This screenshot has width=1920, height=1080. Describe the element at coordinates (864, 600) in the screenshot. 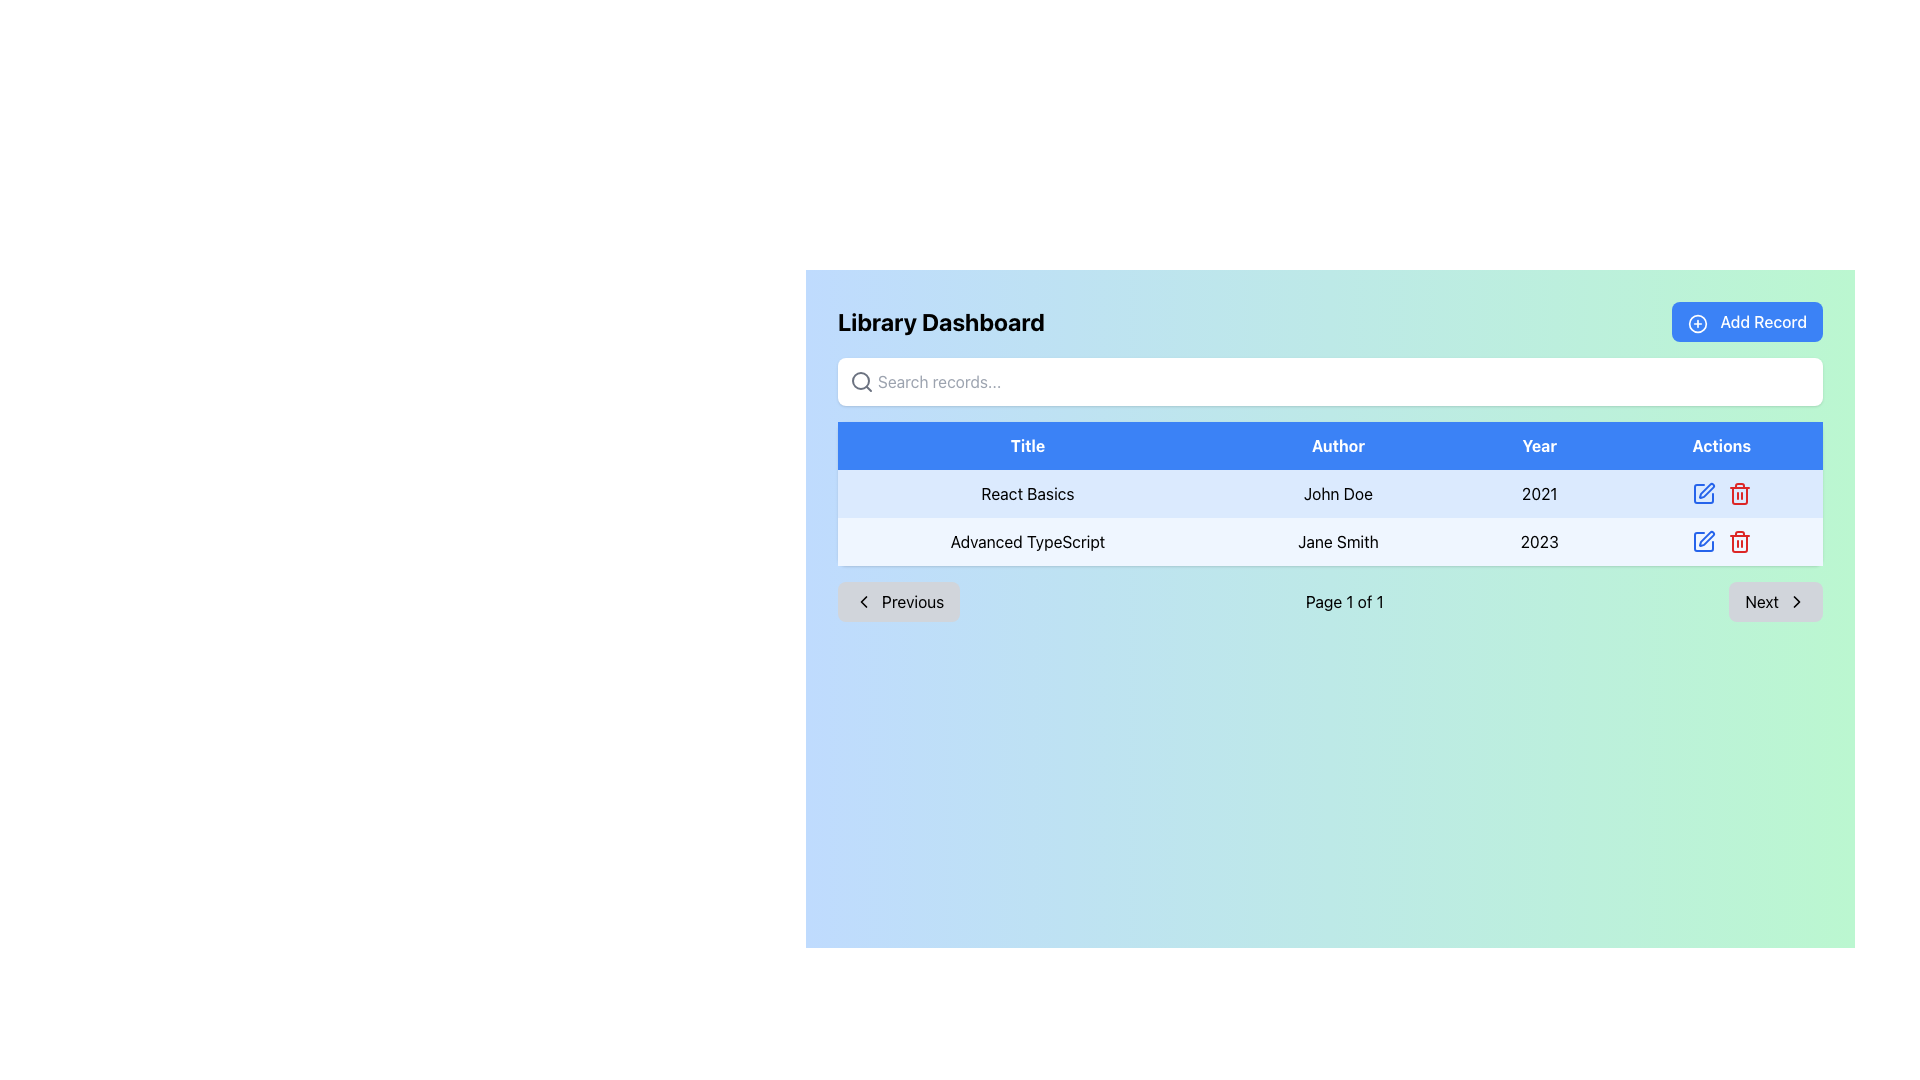

I see `the chevron icon on the 'Previous' button` at that location.